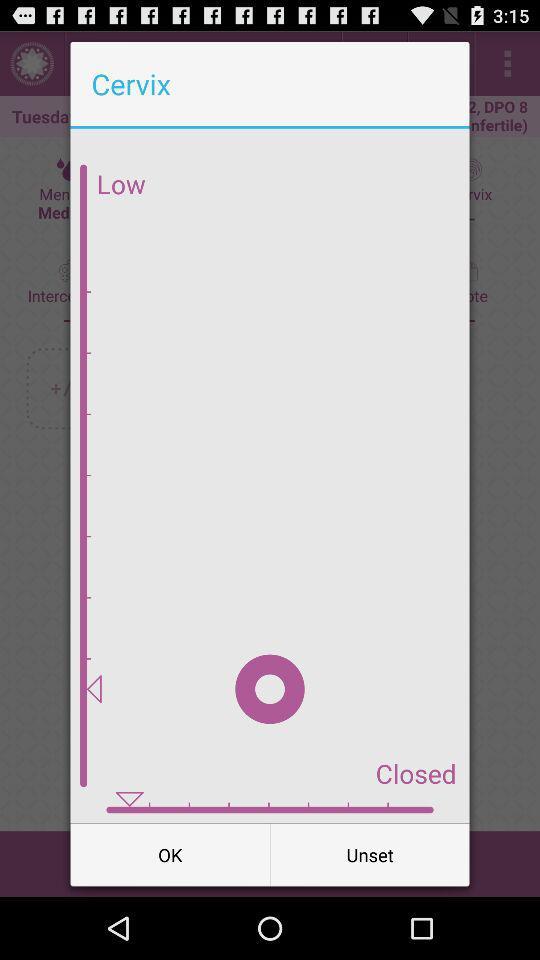 The image size is (540, 960). What do you see at coordinates (369, 853) in the screenshot?
I see `icon next to the ok icon` at bounding box center [369, 853].